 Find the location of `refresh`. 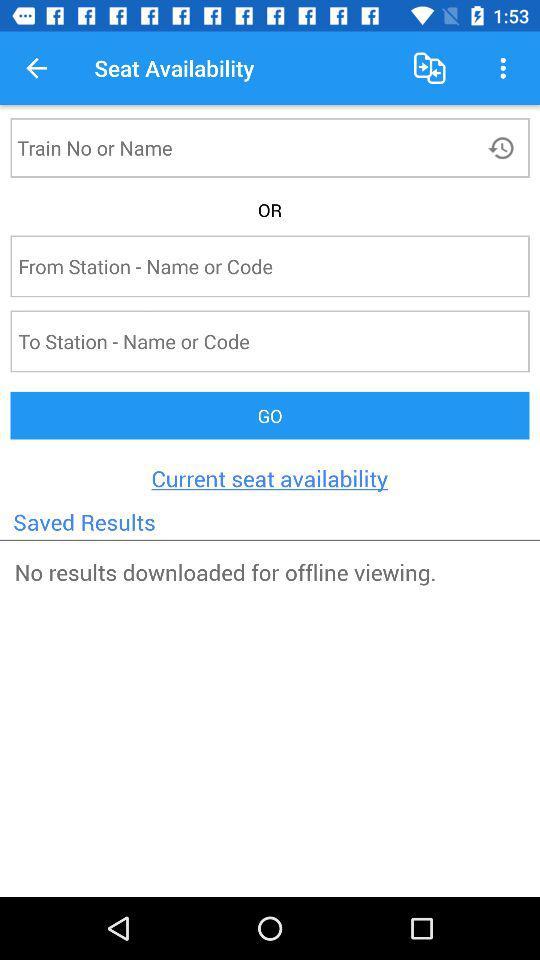

refresh is located at coordinates (502, 146).